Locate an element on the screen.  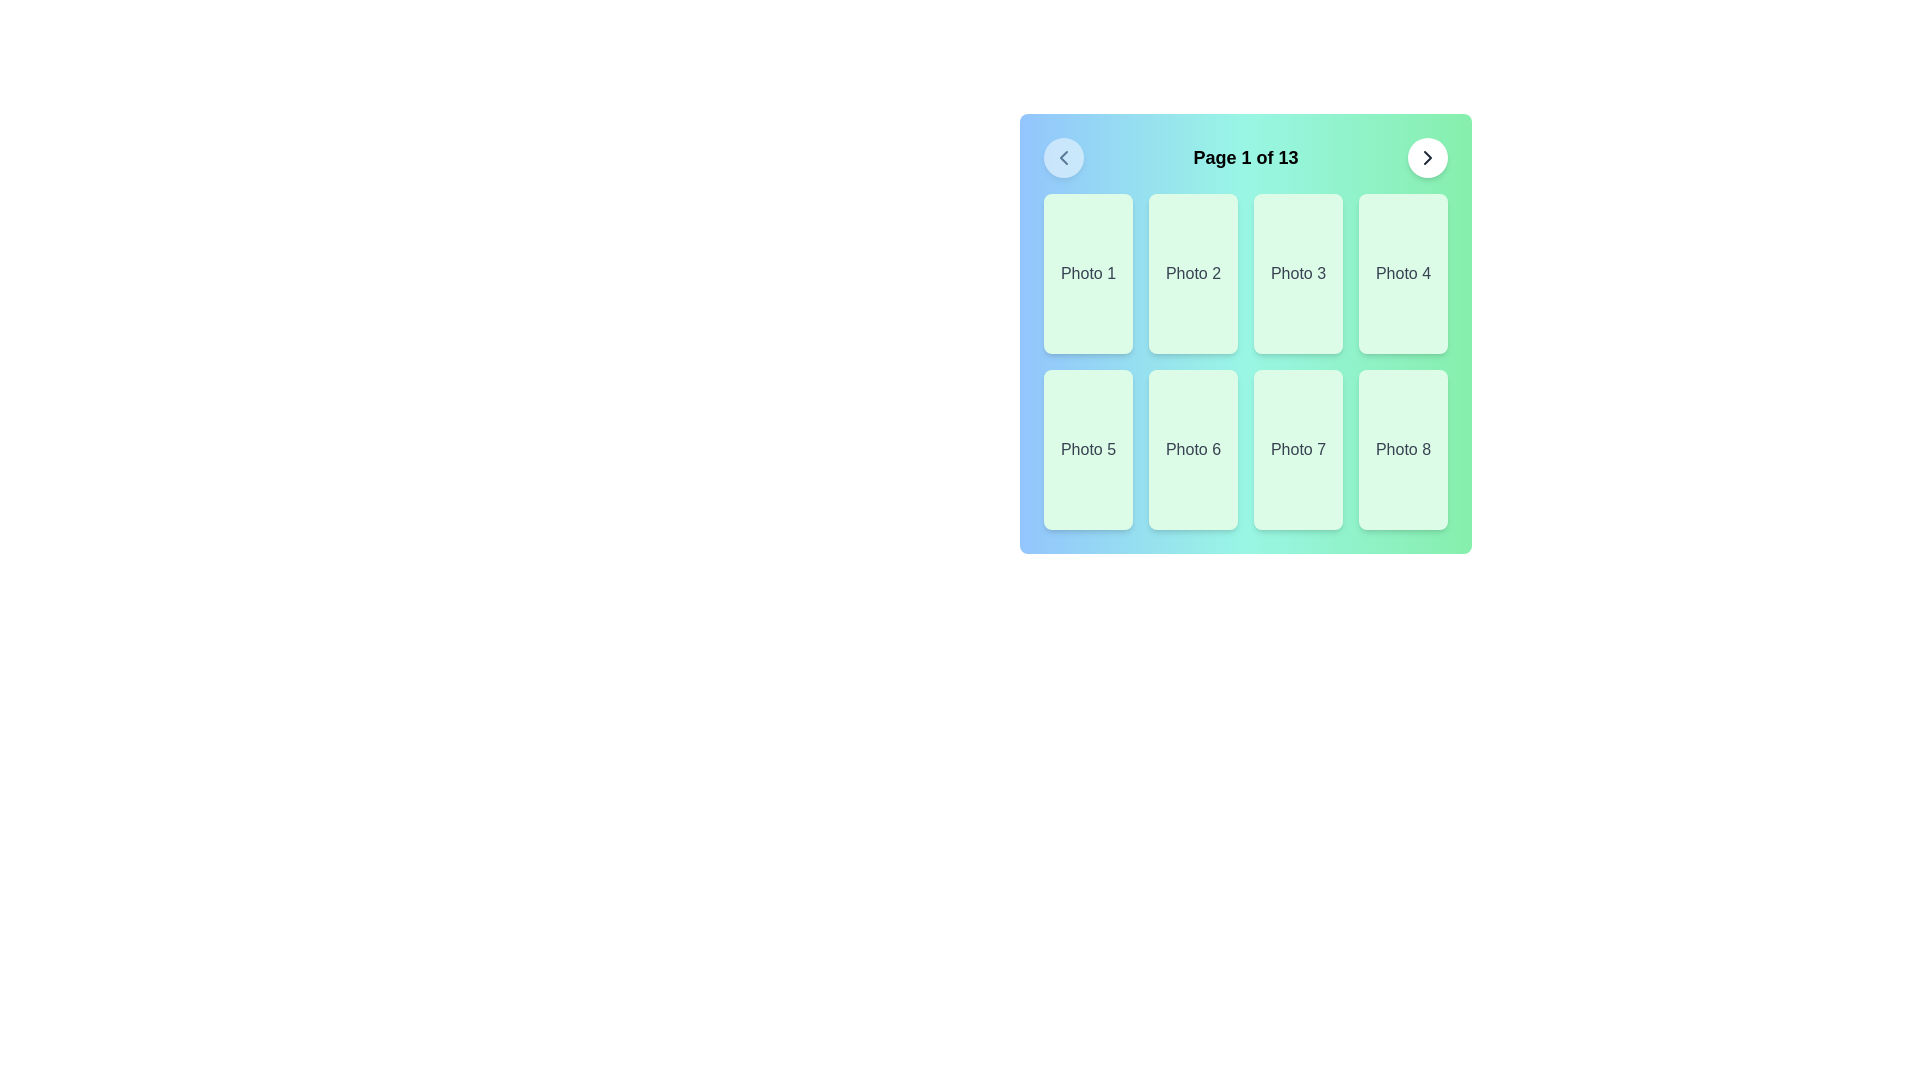
the card labeled 'Photo 1' which is a rectangular element with a soft green background and dark gray text, located at the top-left position of the grid is located at coordinates (1087, 273).